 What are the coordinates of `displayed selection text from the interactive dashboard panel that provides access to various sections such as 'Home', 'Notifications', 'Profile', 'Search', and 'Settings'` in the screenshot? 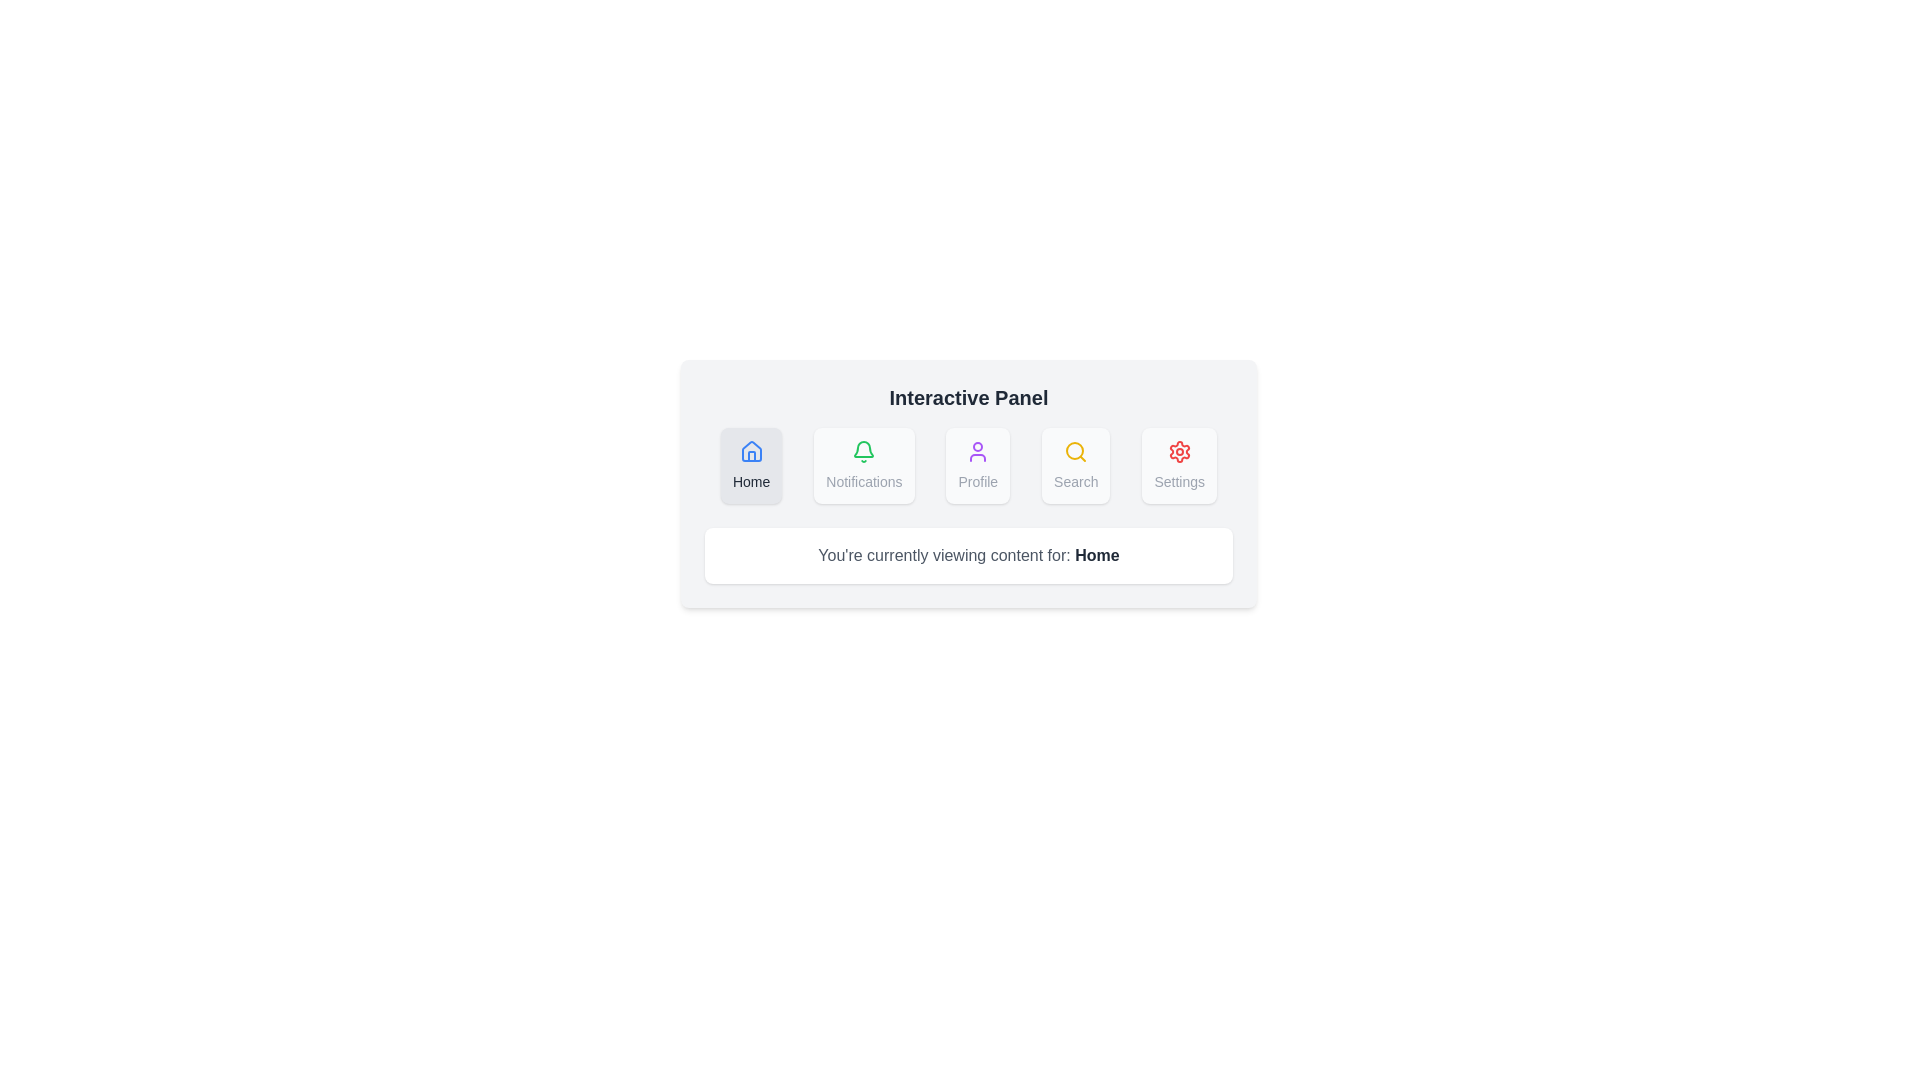 It's located at (969, 483).